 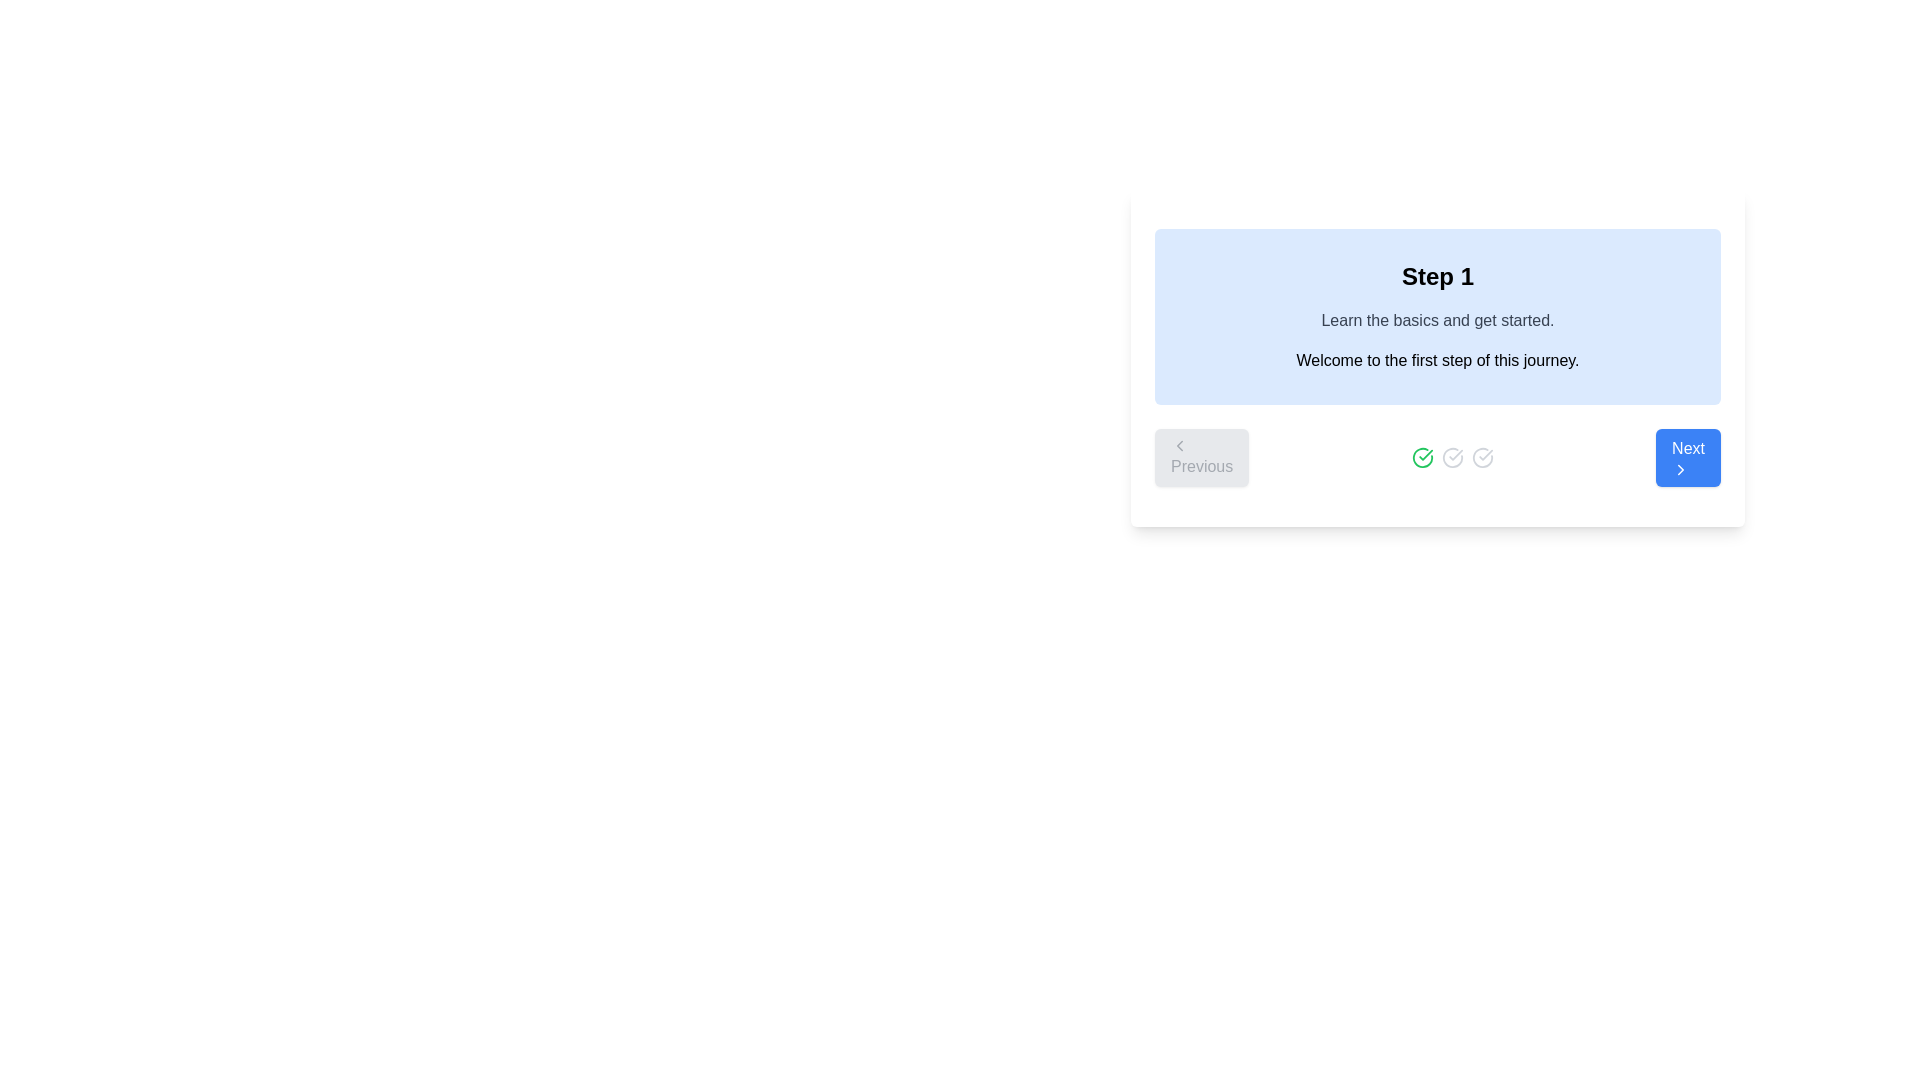 What do you see at coordinates (1680, 470) in the screenshot?
I see `the design of the small, right-pointing chevron icon used for navigation, which is located within the 'Next' button at the bottom-right corner of the interface` at bounding box center [1680, 470].